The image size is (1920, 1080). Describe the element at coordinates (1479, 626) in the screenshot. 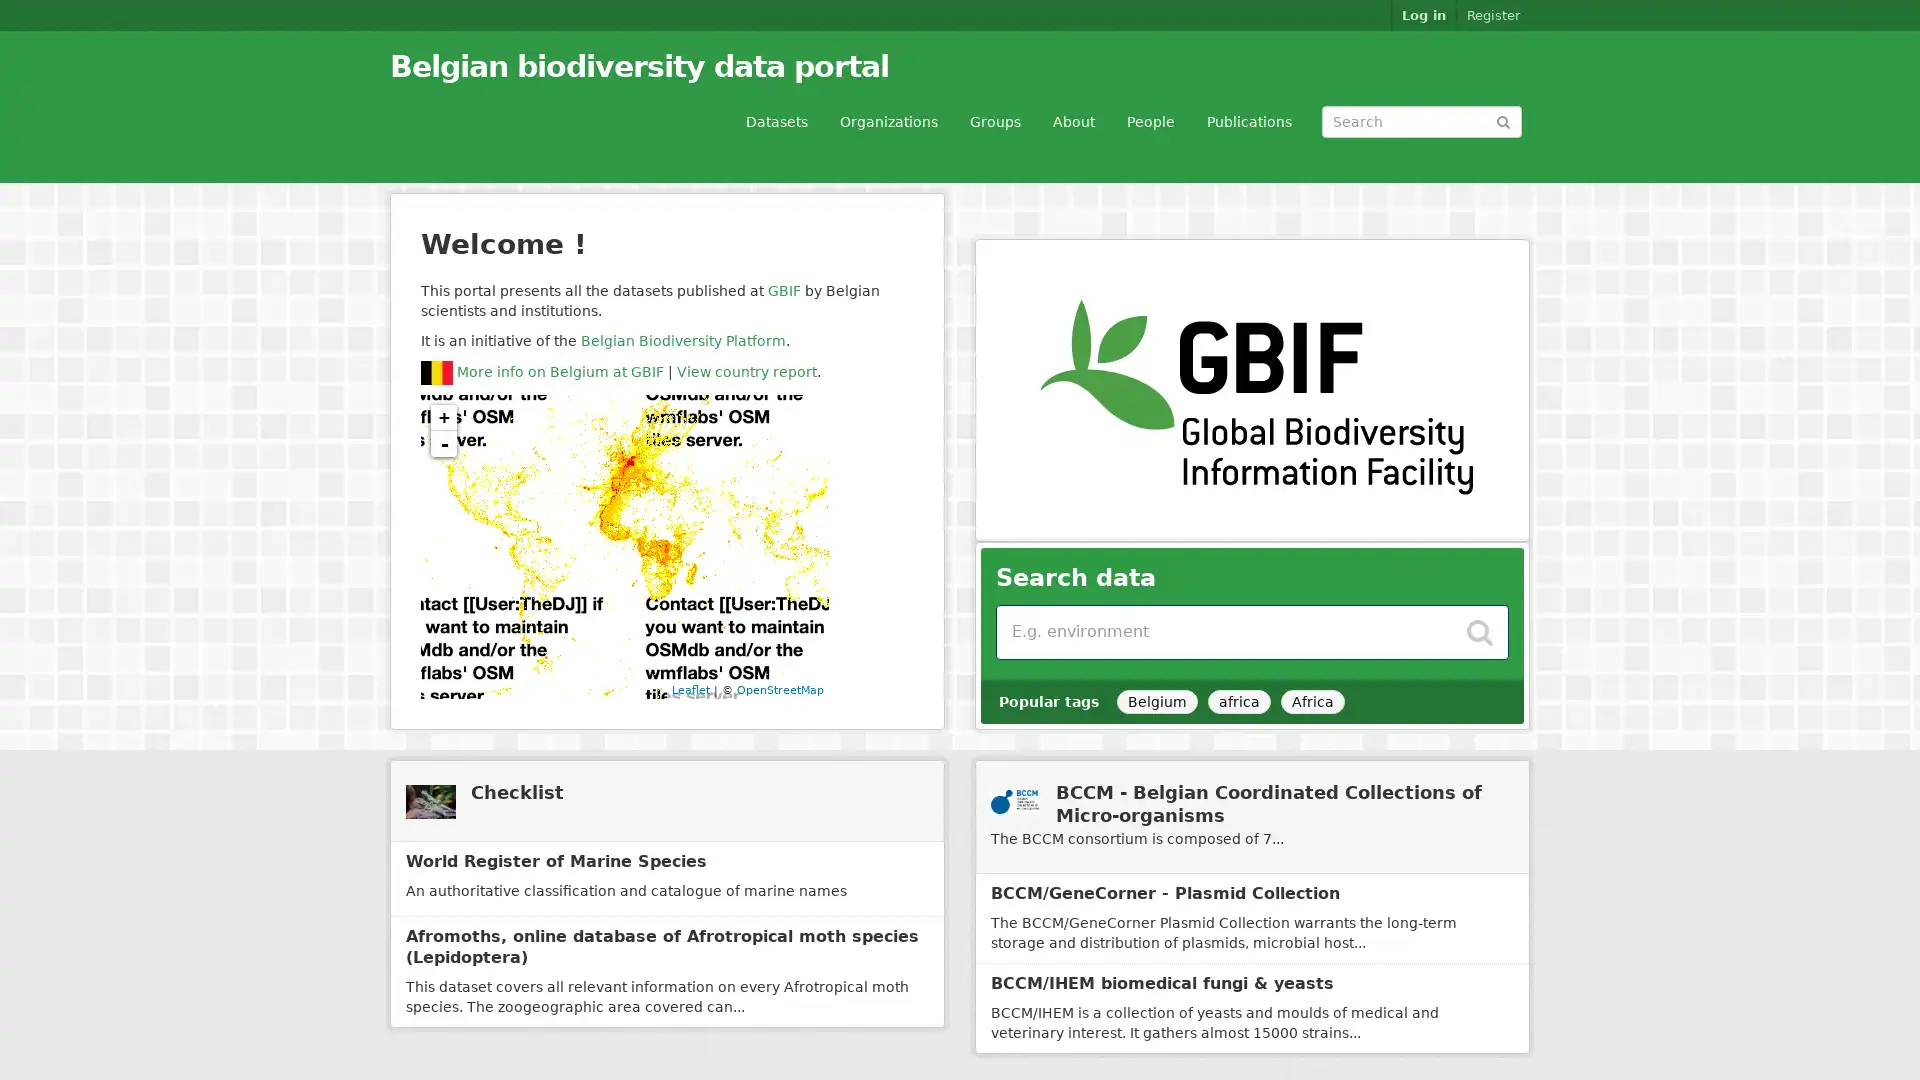

I see `Search` at that location.